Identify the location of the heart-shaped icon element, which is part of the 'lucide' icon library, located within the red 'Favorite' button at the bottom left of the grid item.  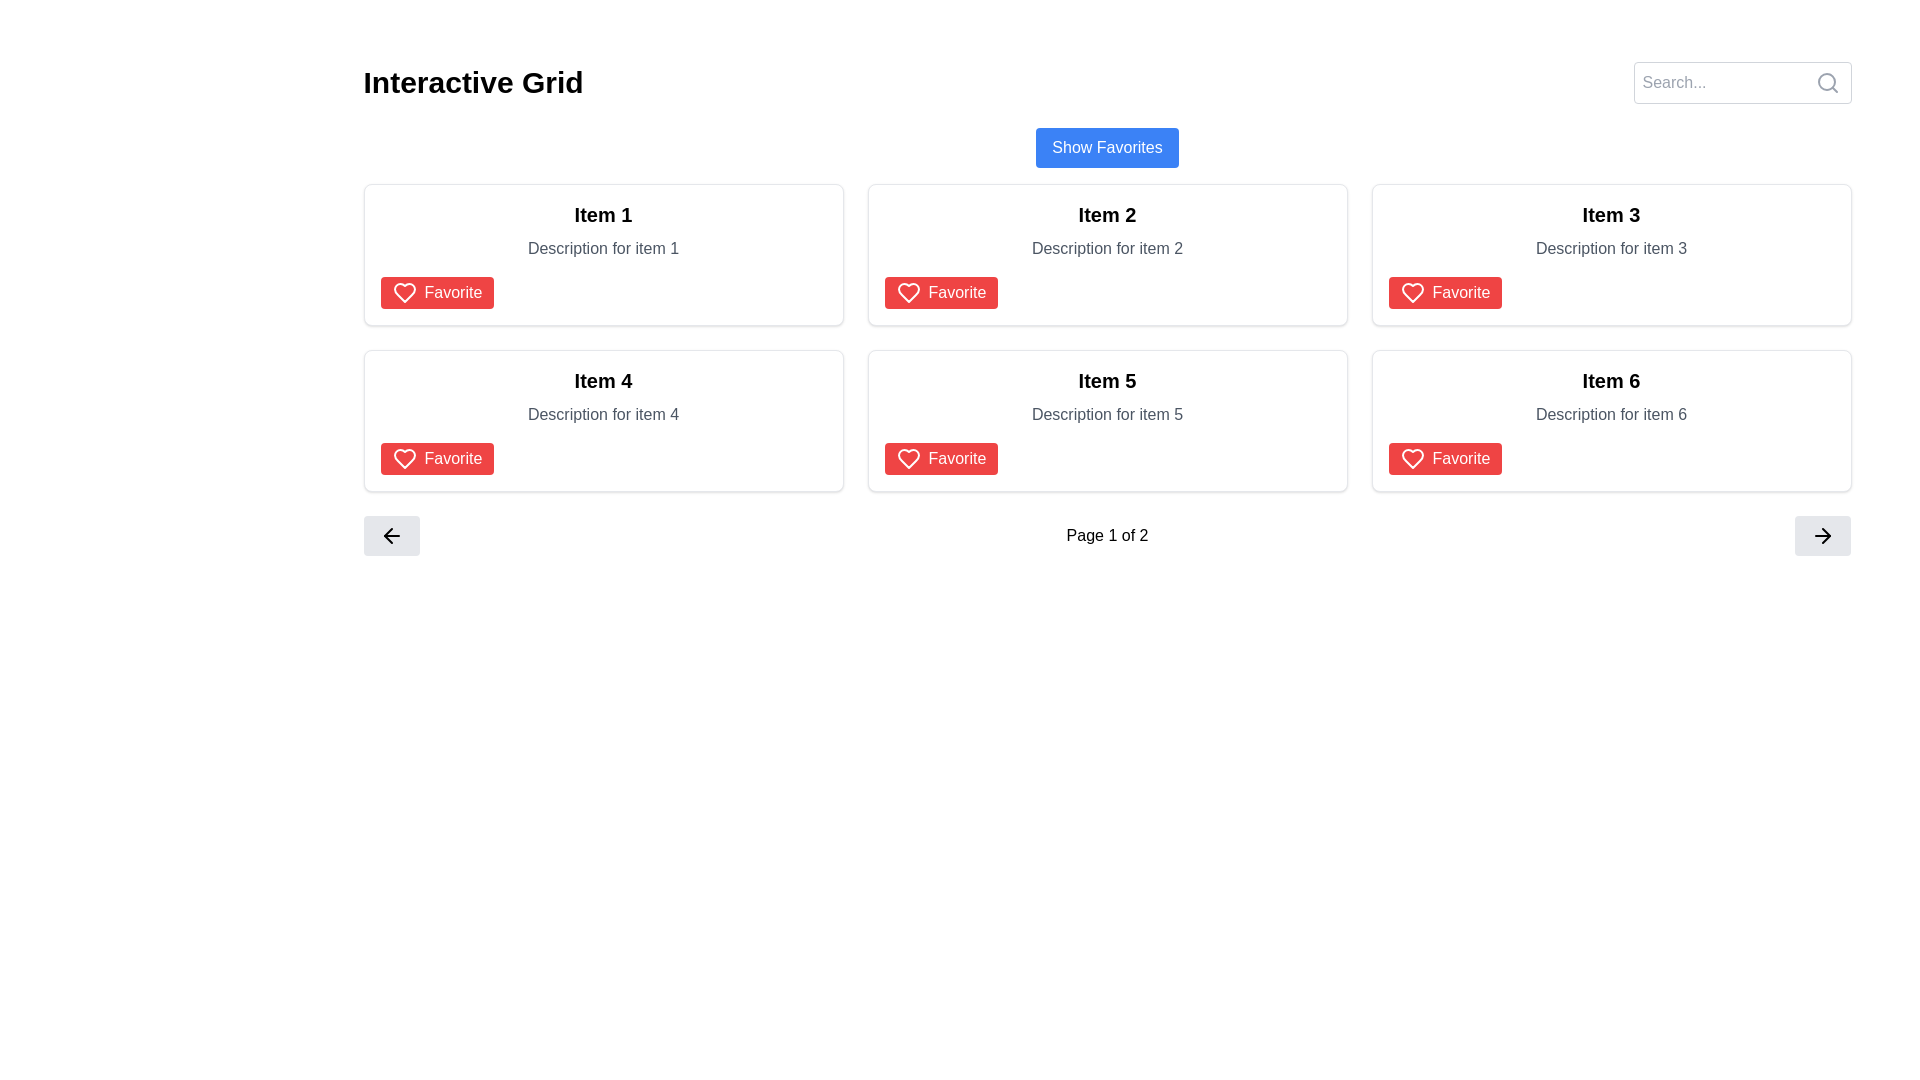
(907, 293).